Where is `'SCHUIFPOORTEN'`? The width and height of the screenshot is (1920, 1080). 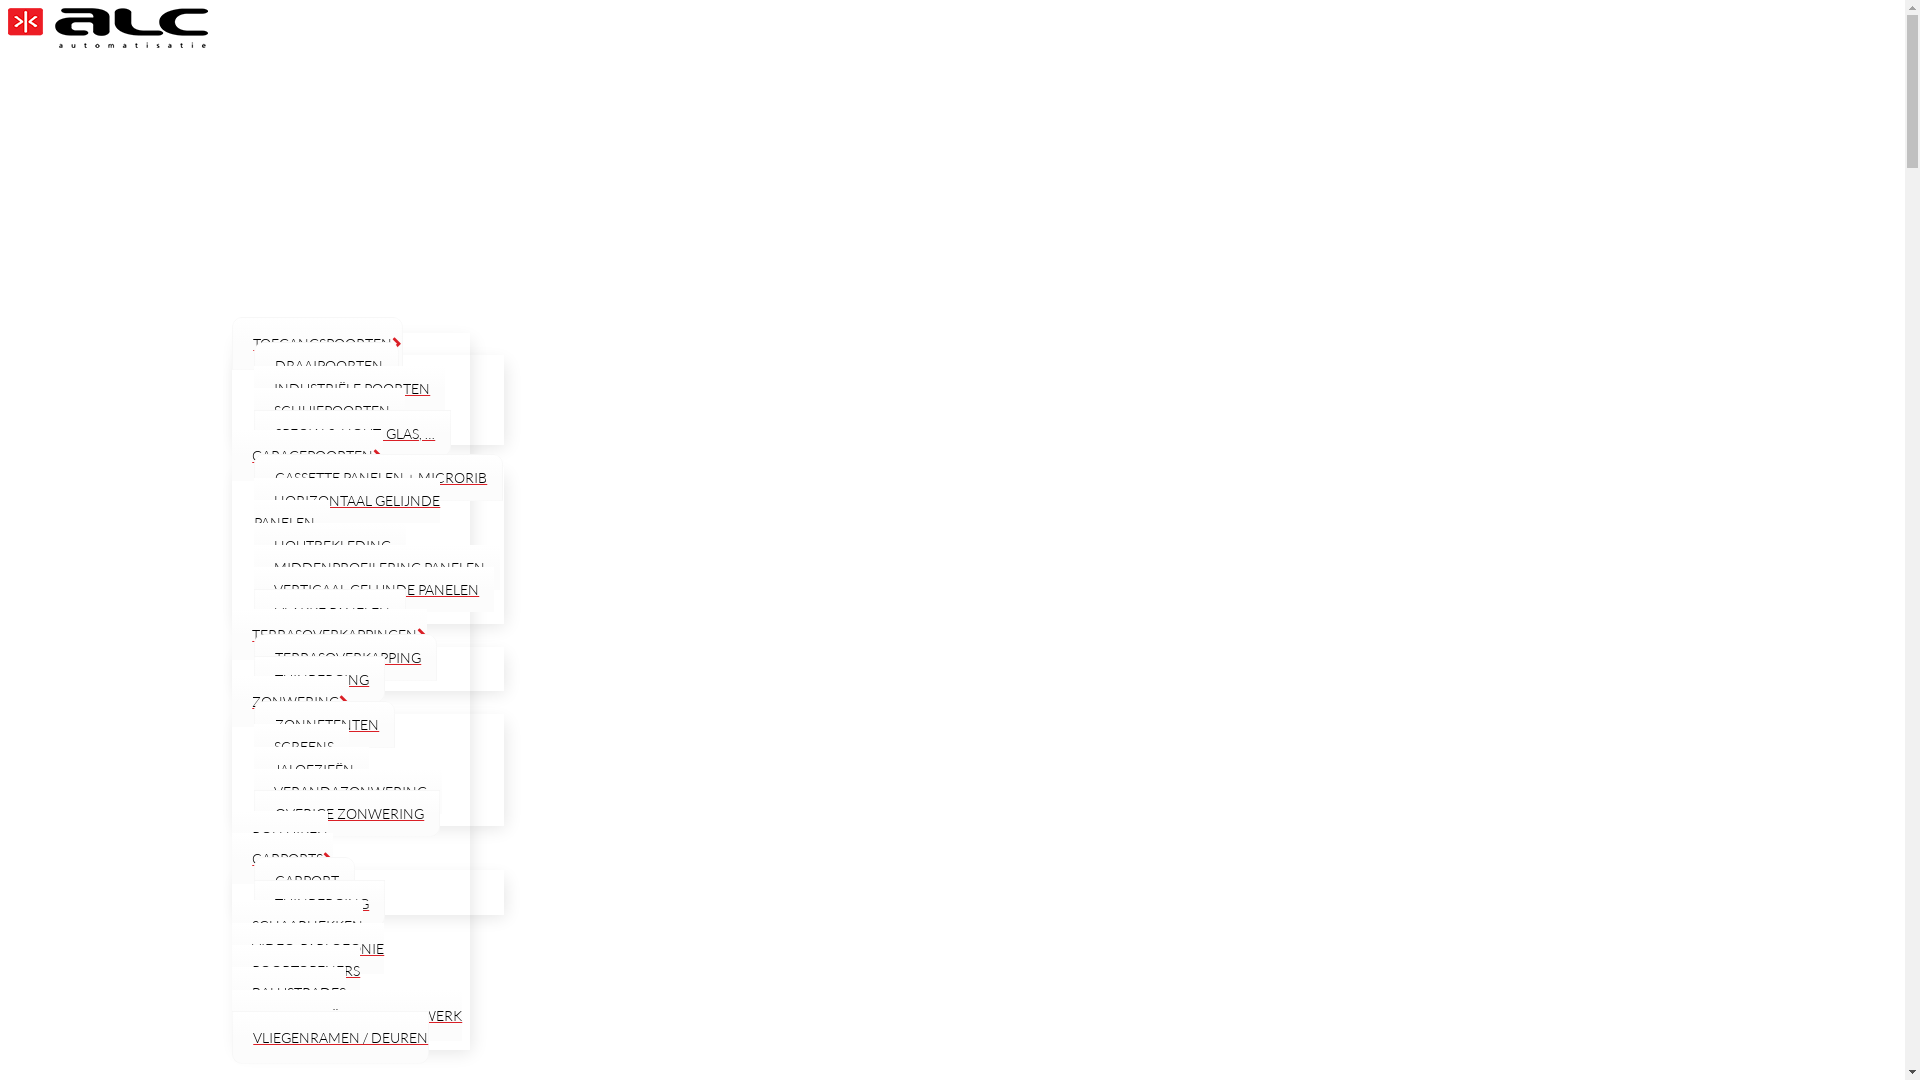
'SCHUIFPOORTEN' is located at coordinates (329, 409).